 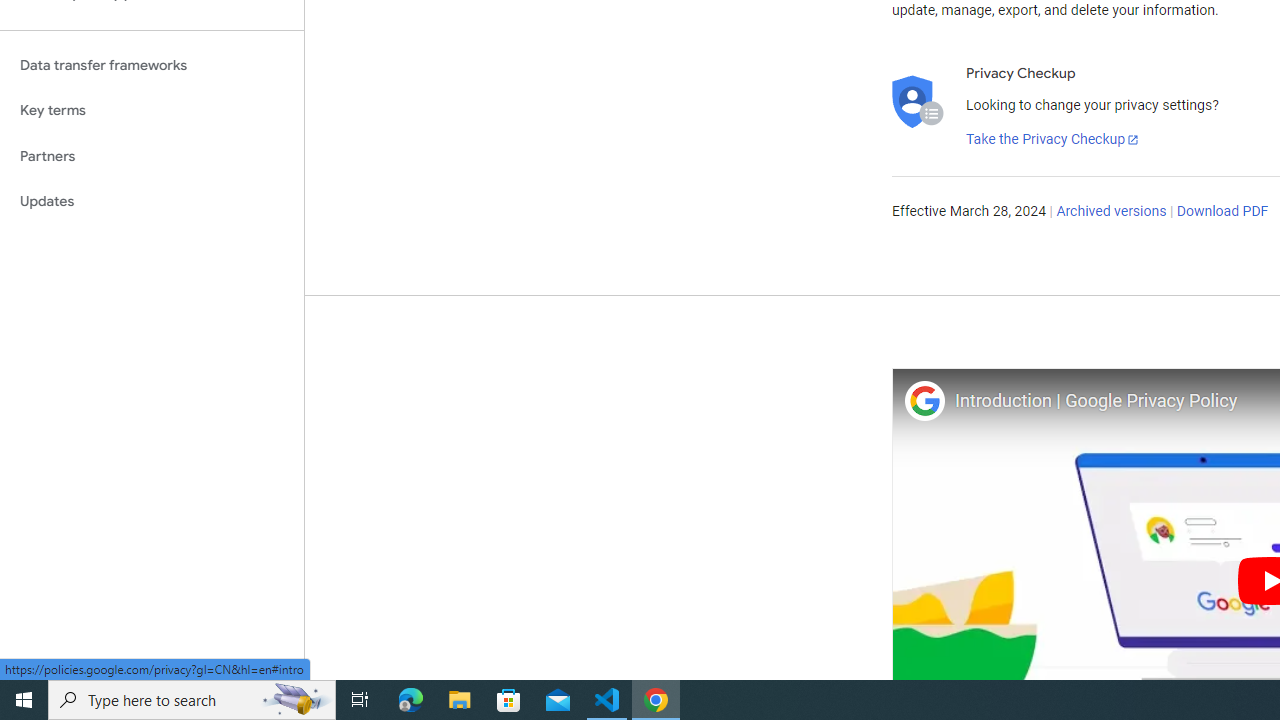 What do you see at coordinates (151, 201) in the screenshot?
I see `'Updates'` at bounding box center [151, 201].